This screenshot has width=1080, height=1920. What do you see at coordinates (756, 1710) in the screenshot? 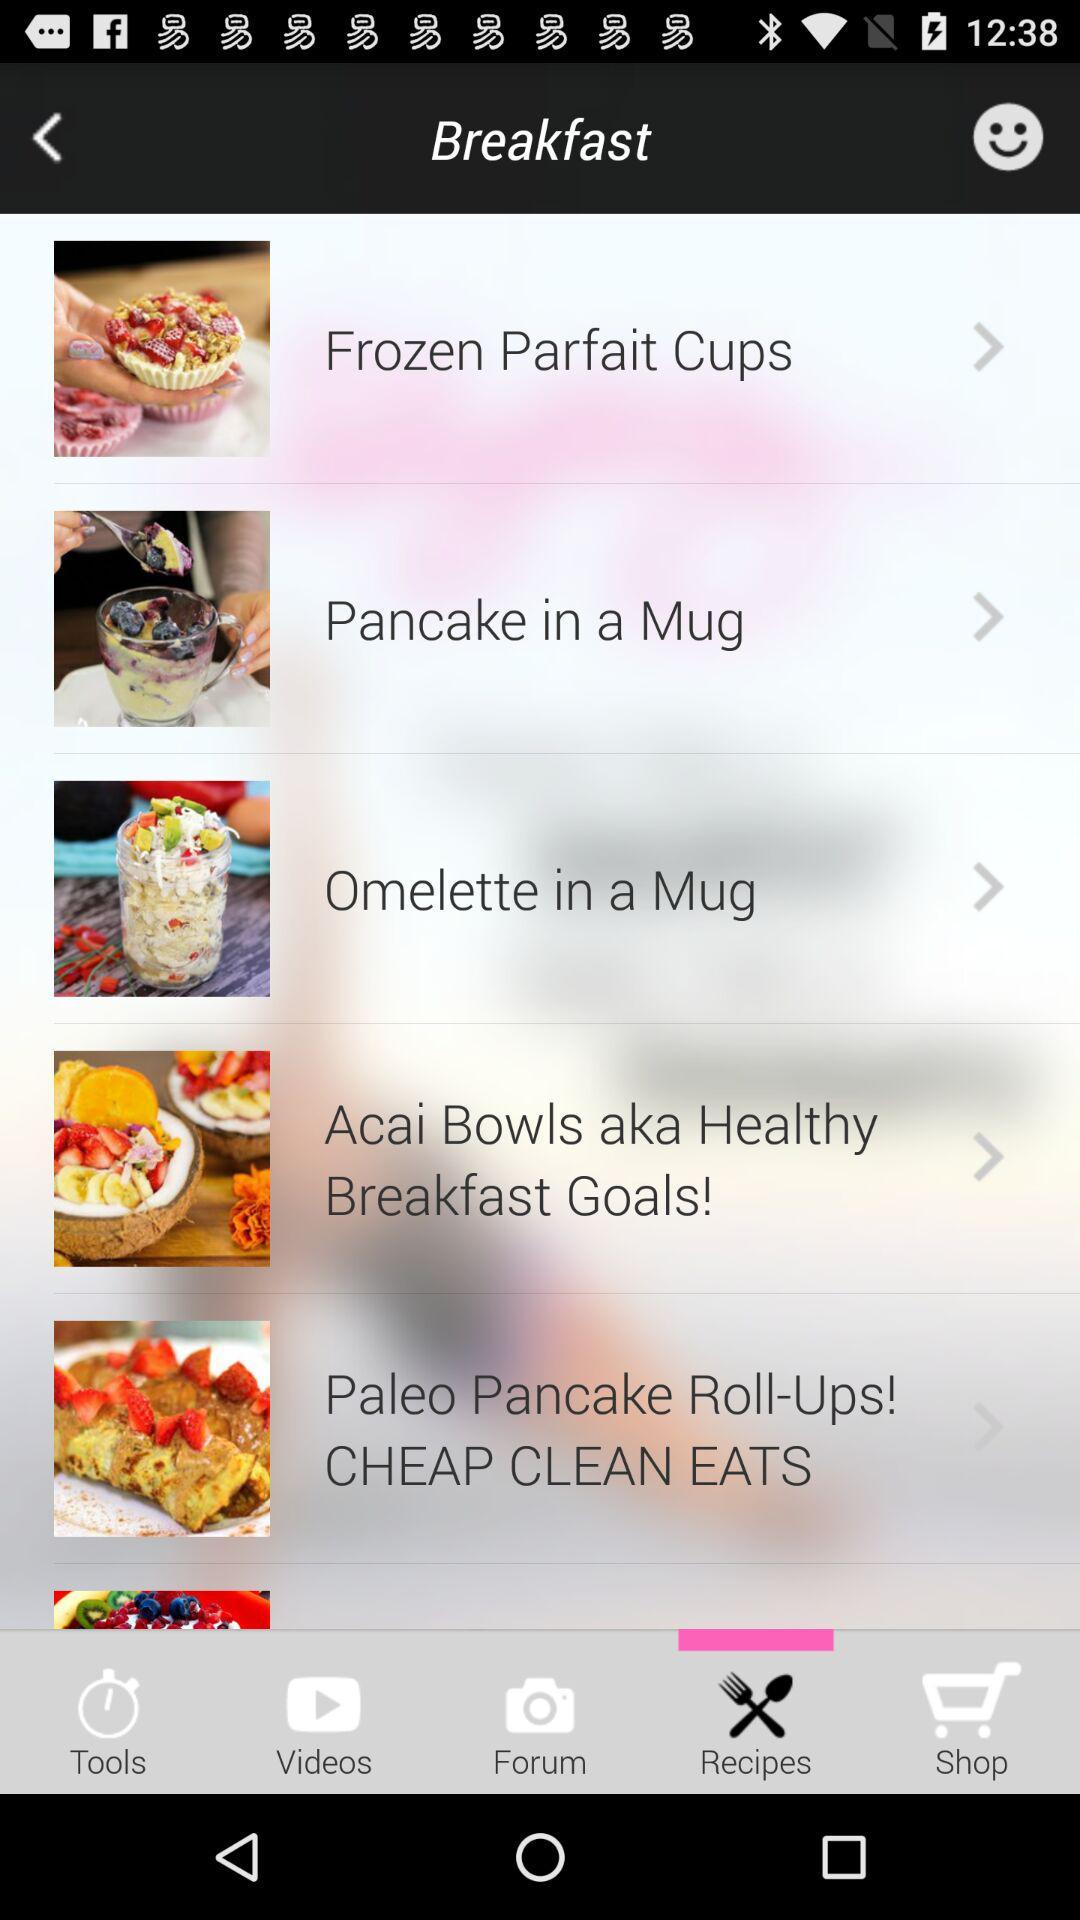
I see `icon next to the shop icon` at bounding box center [756, 1710].